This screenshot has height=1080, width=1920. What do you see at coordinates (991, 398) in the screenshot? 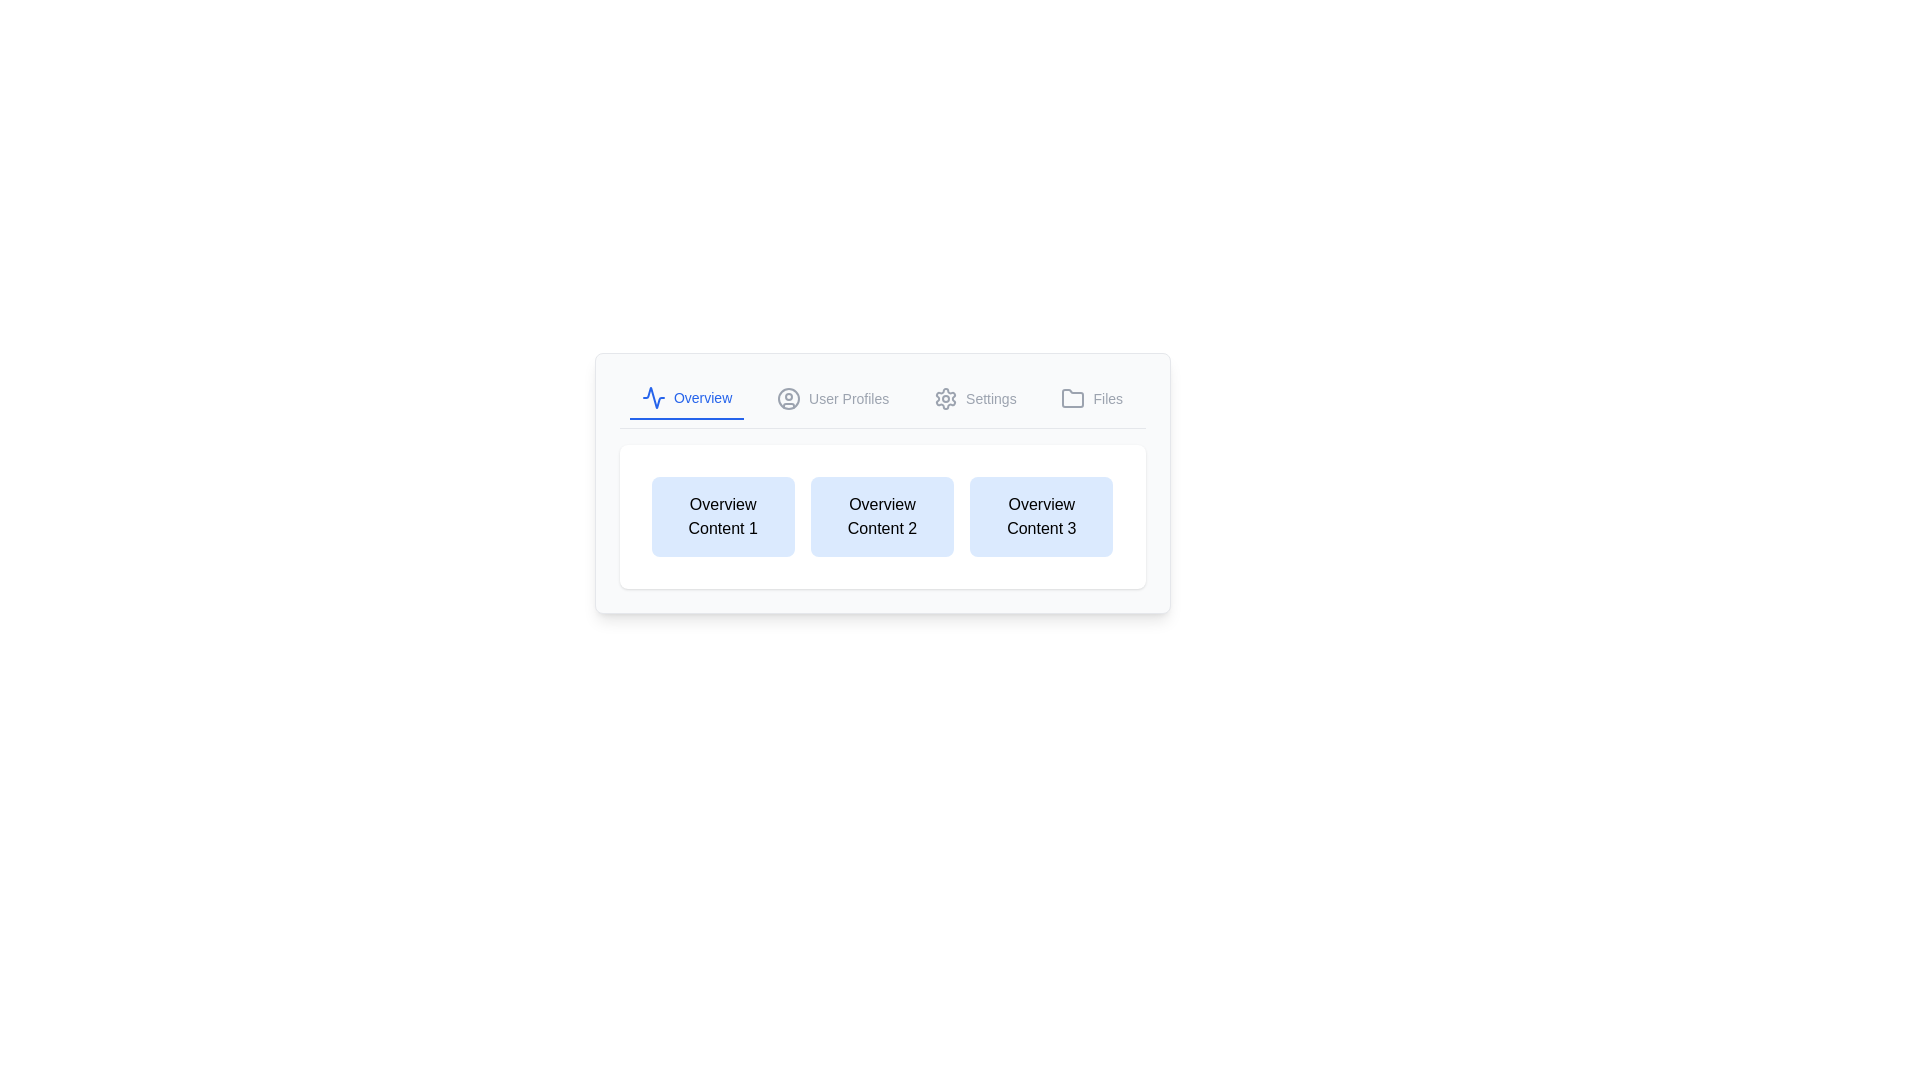
I see `the text label that describes the settings option, located in the top-right section of the interface, next to the gear icon` at bounding box center [991, 398].